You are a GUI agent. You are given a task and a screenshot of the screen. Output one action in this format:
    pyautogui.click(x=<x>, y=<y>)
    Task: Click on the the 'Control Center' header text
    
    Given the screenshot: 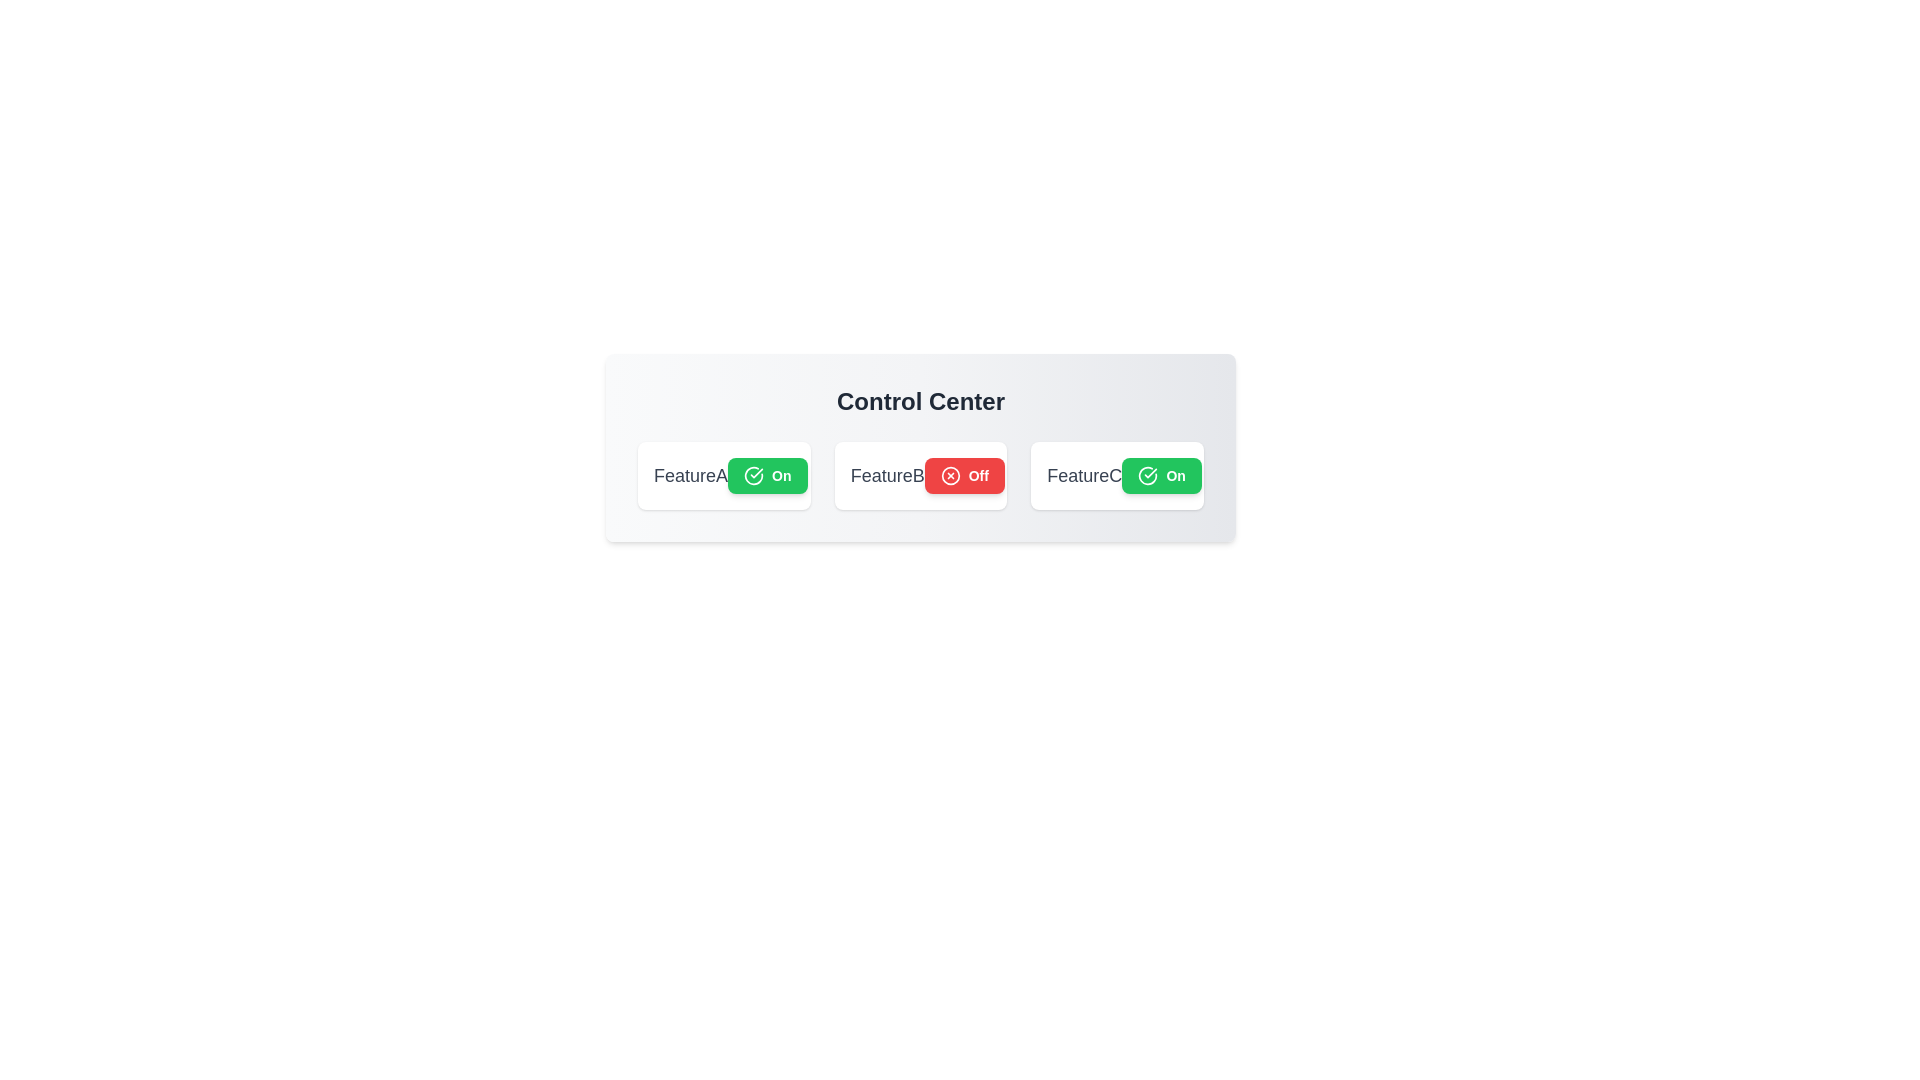 What is the action you would take?
    pyautogui.click(x=920, y=401)
    